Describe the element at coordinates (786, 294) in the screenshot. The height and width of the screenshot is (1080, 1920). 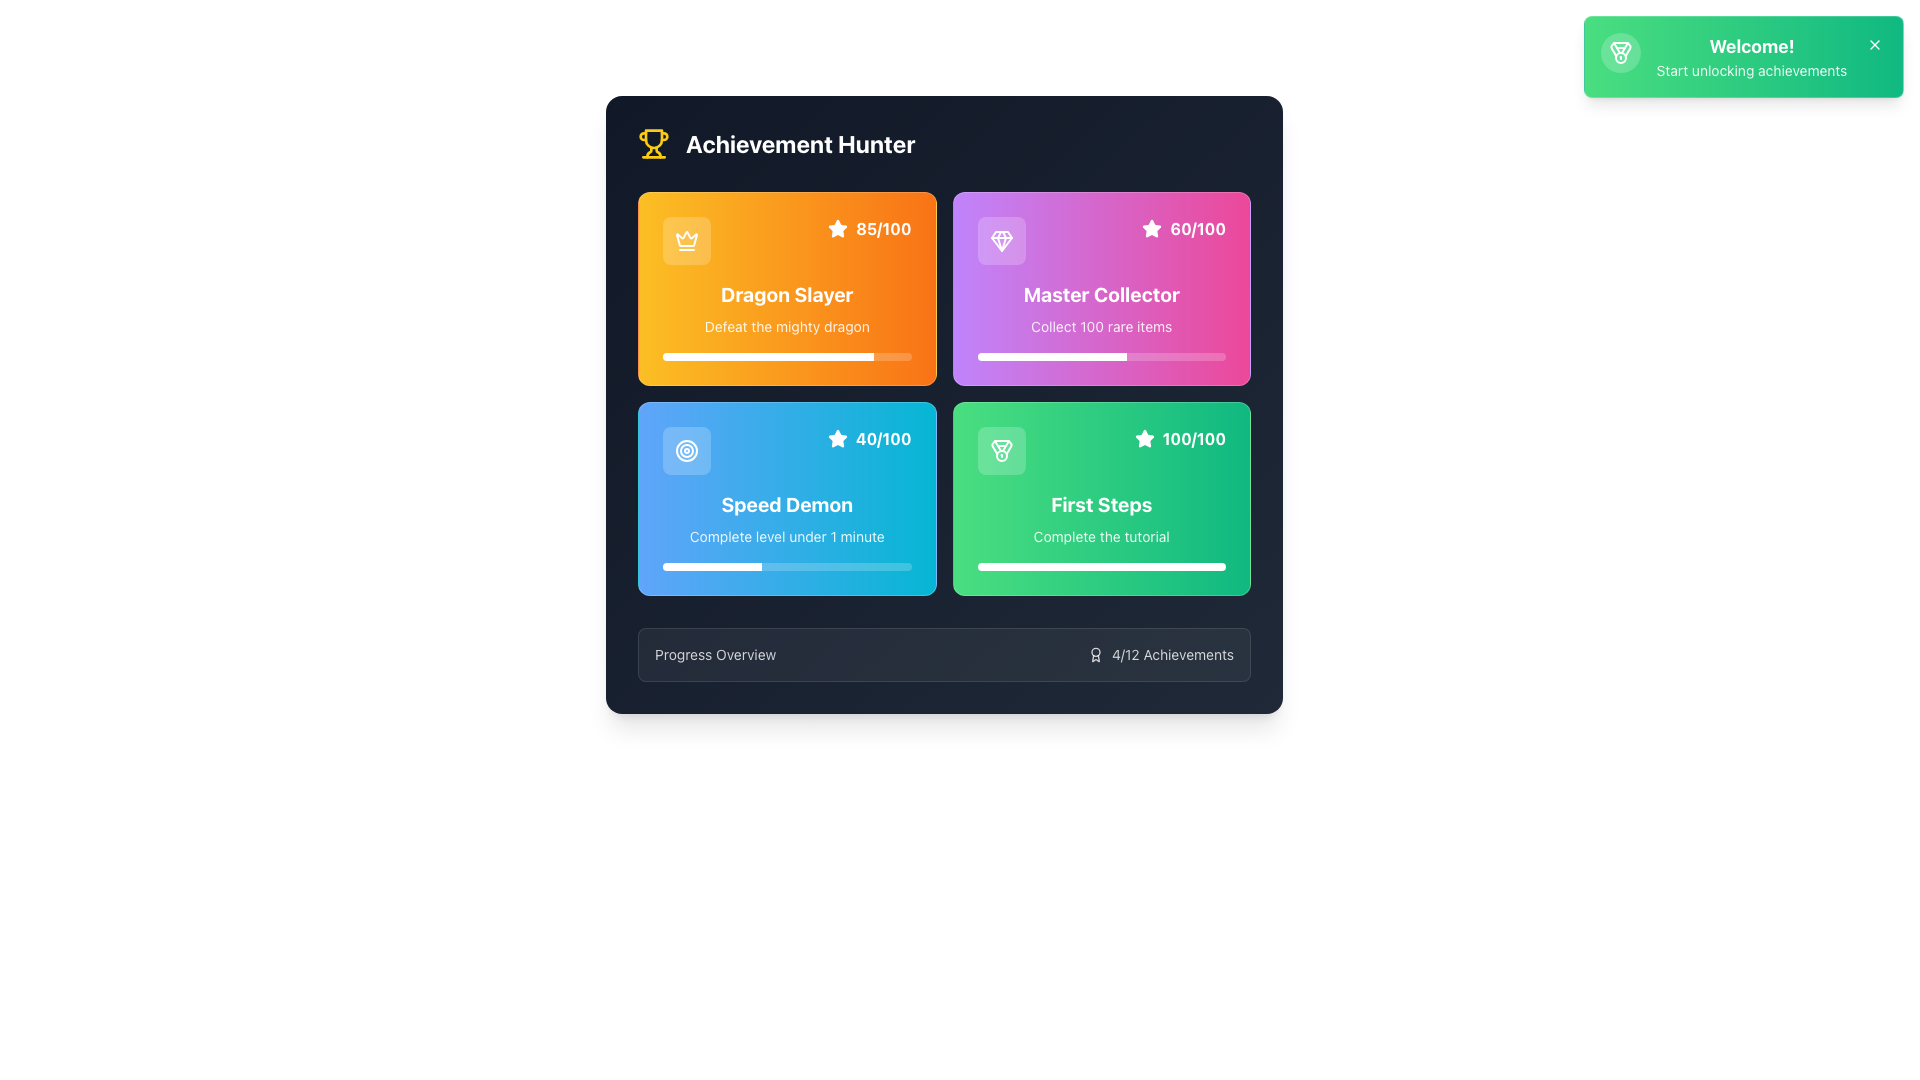
I see `the text label displaying 'Dragon Slayer' which is styled in bold, white font against a gradient orange background` at that location.